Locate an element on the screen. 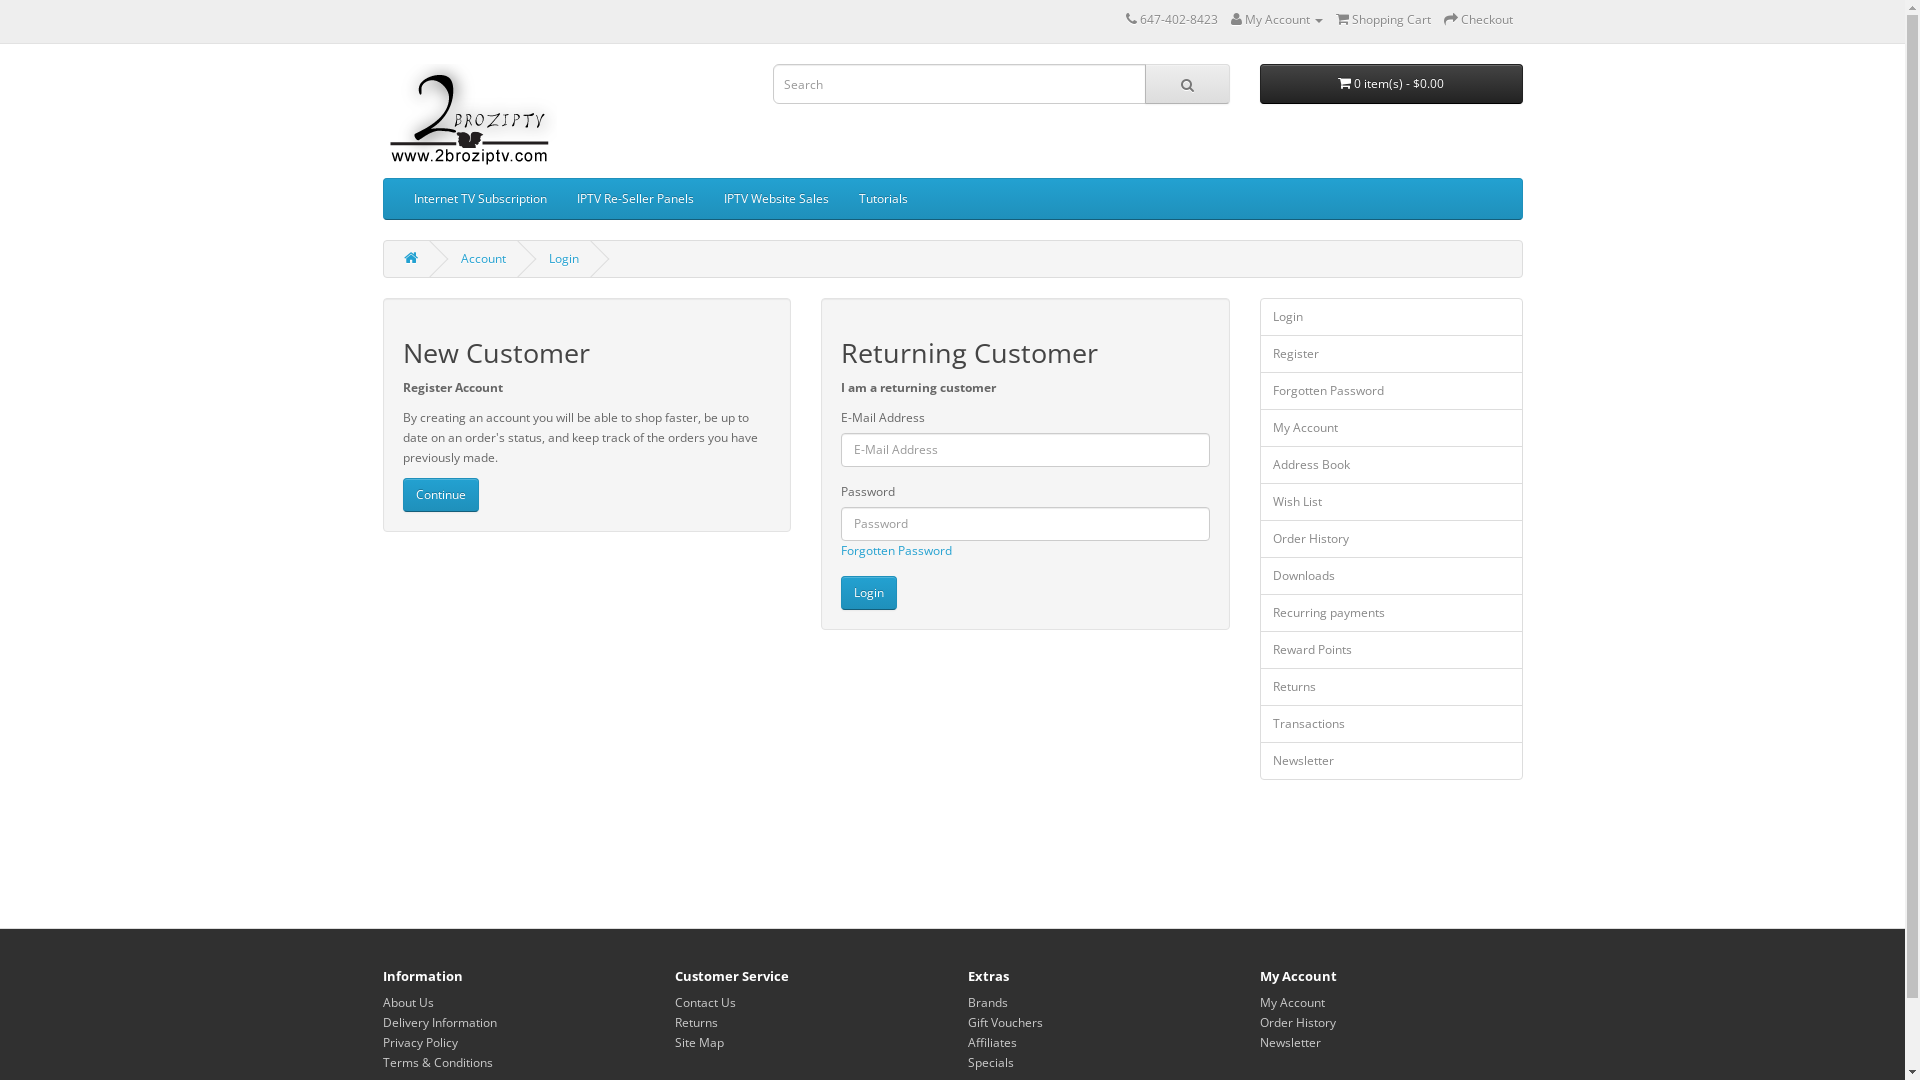  'My Account' is located at coordinates (1390, 427).